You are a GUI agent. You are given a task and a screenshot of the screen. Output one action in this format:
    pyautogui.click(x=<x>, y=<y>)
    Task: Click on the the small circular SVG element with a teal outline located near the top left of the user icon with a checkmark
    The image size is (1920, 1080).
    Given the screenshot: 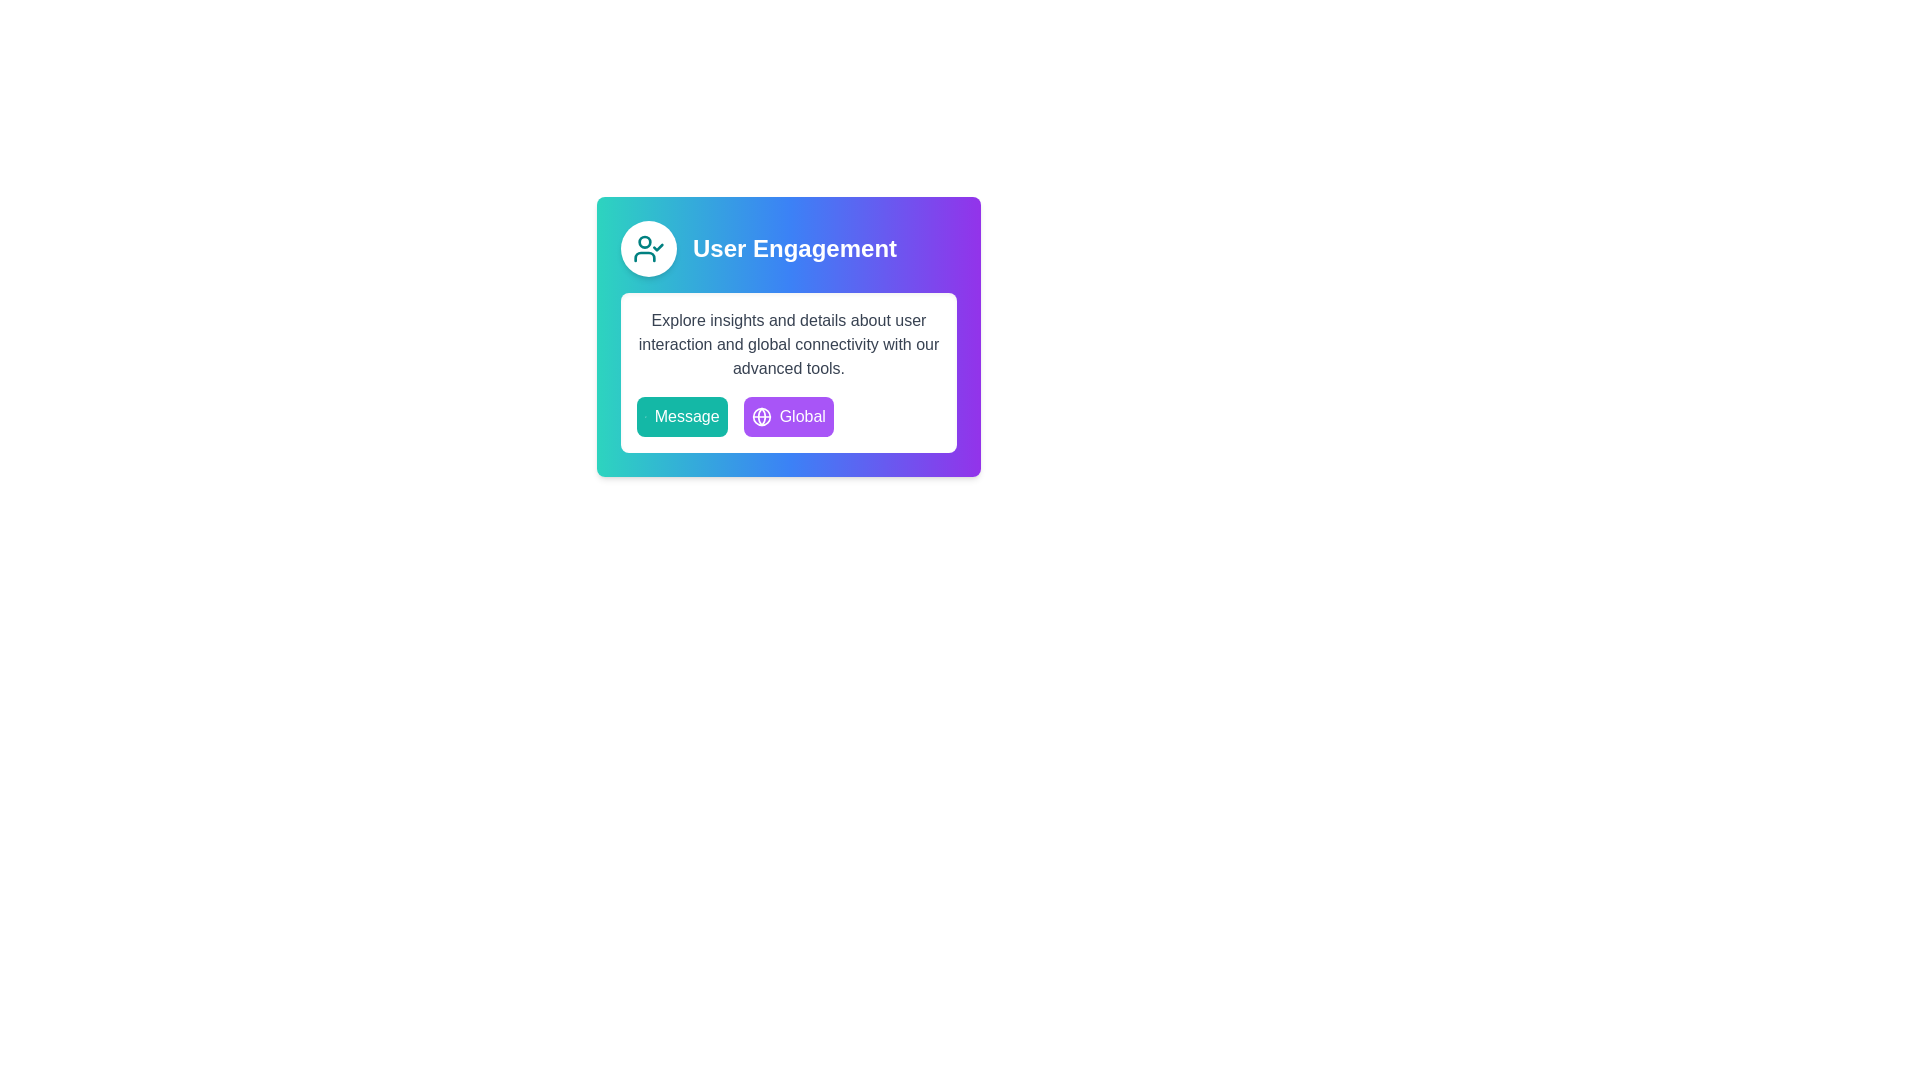 What is the action you would take?
    pyautogui.click(x=644, y=241)
    